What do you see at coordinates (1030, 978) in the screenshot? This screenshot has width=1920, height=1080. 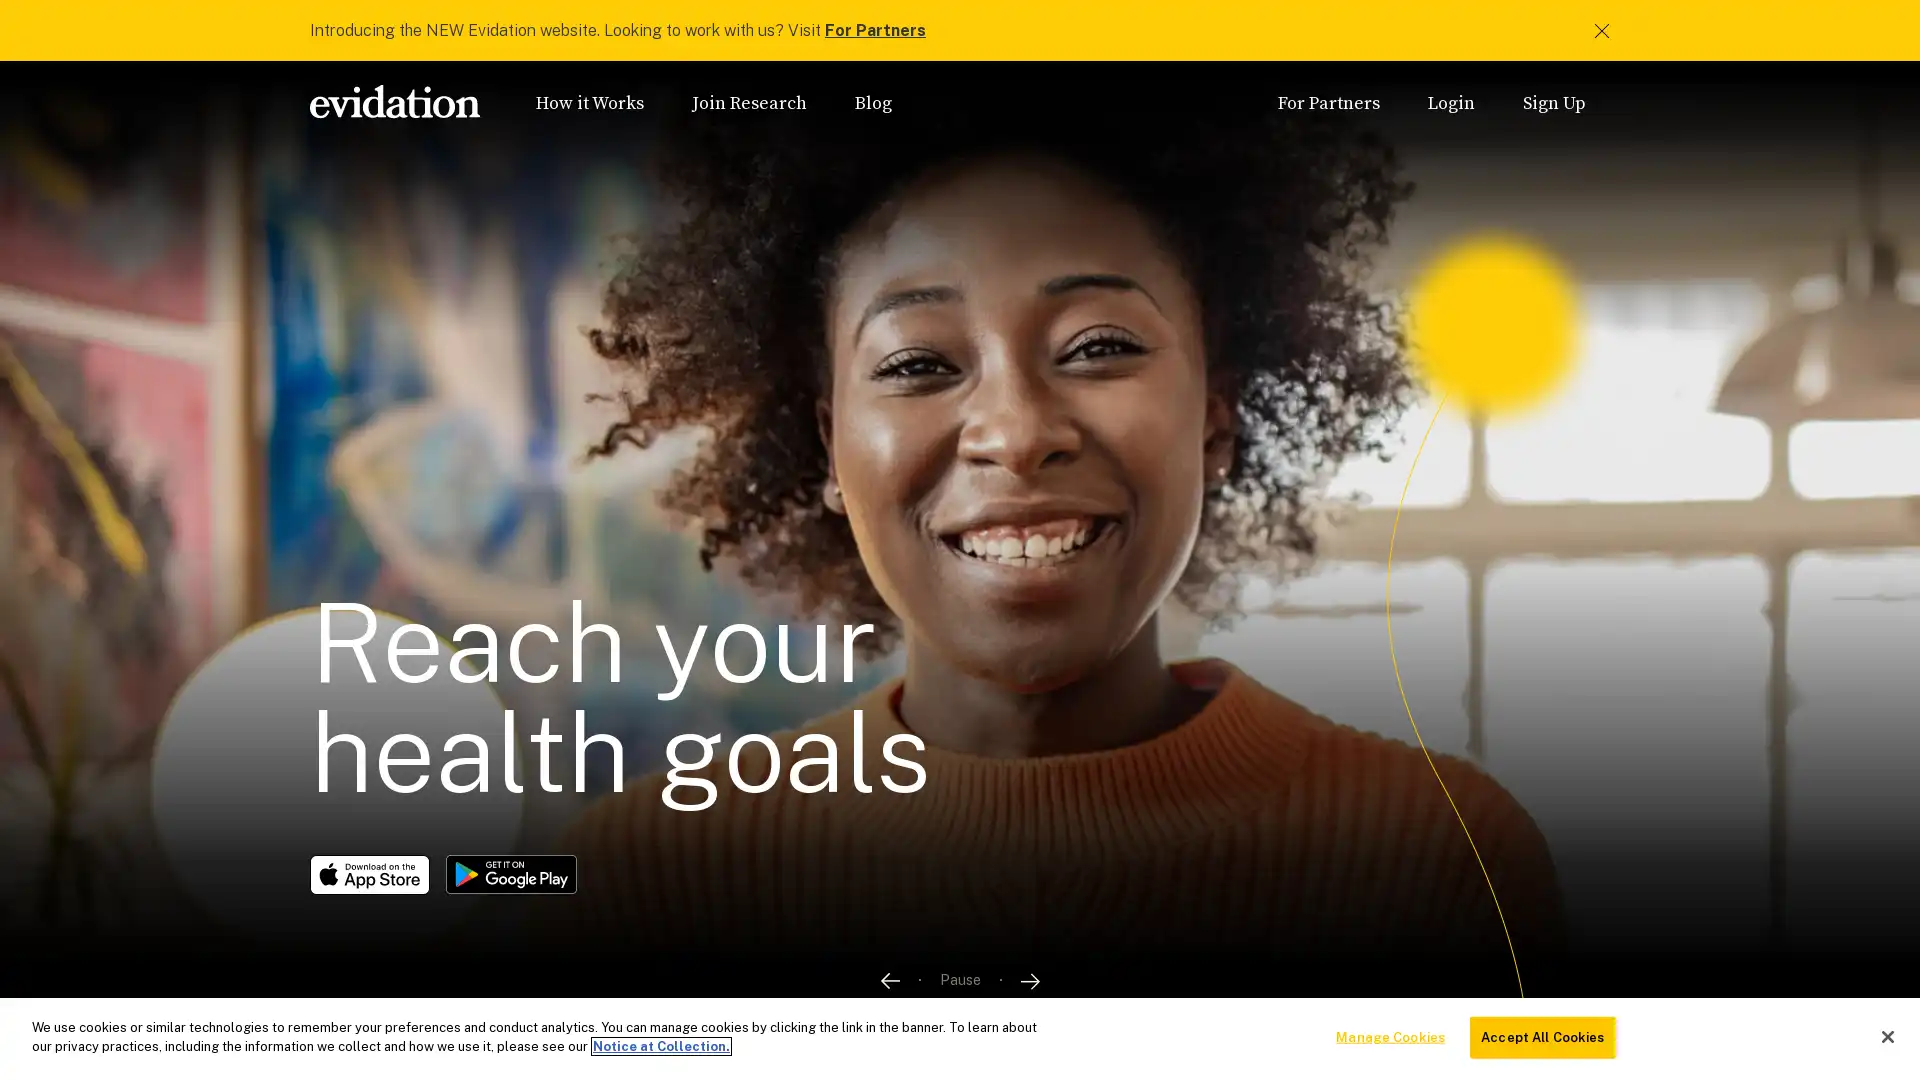 I see `Next slide` at bounding box center [1030, 978].